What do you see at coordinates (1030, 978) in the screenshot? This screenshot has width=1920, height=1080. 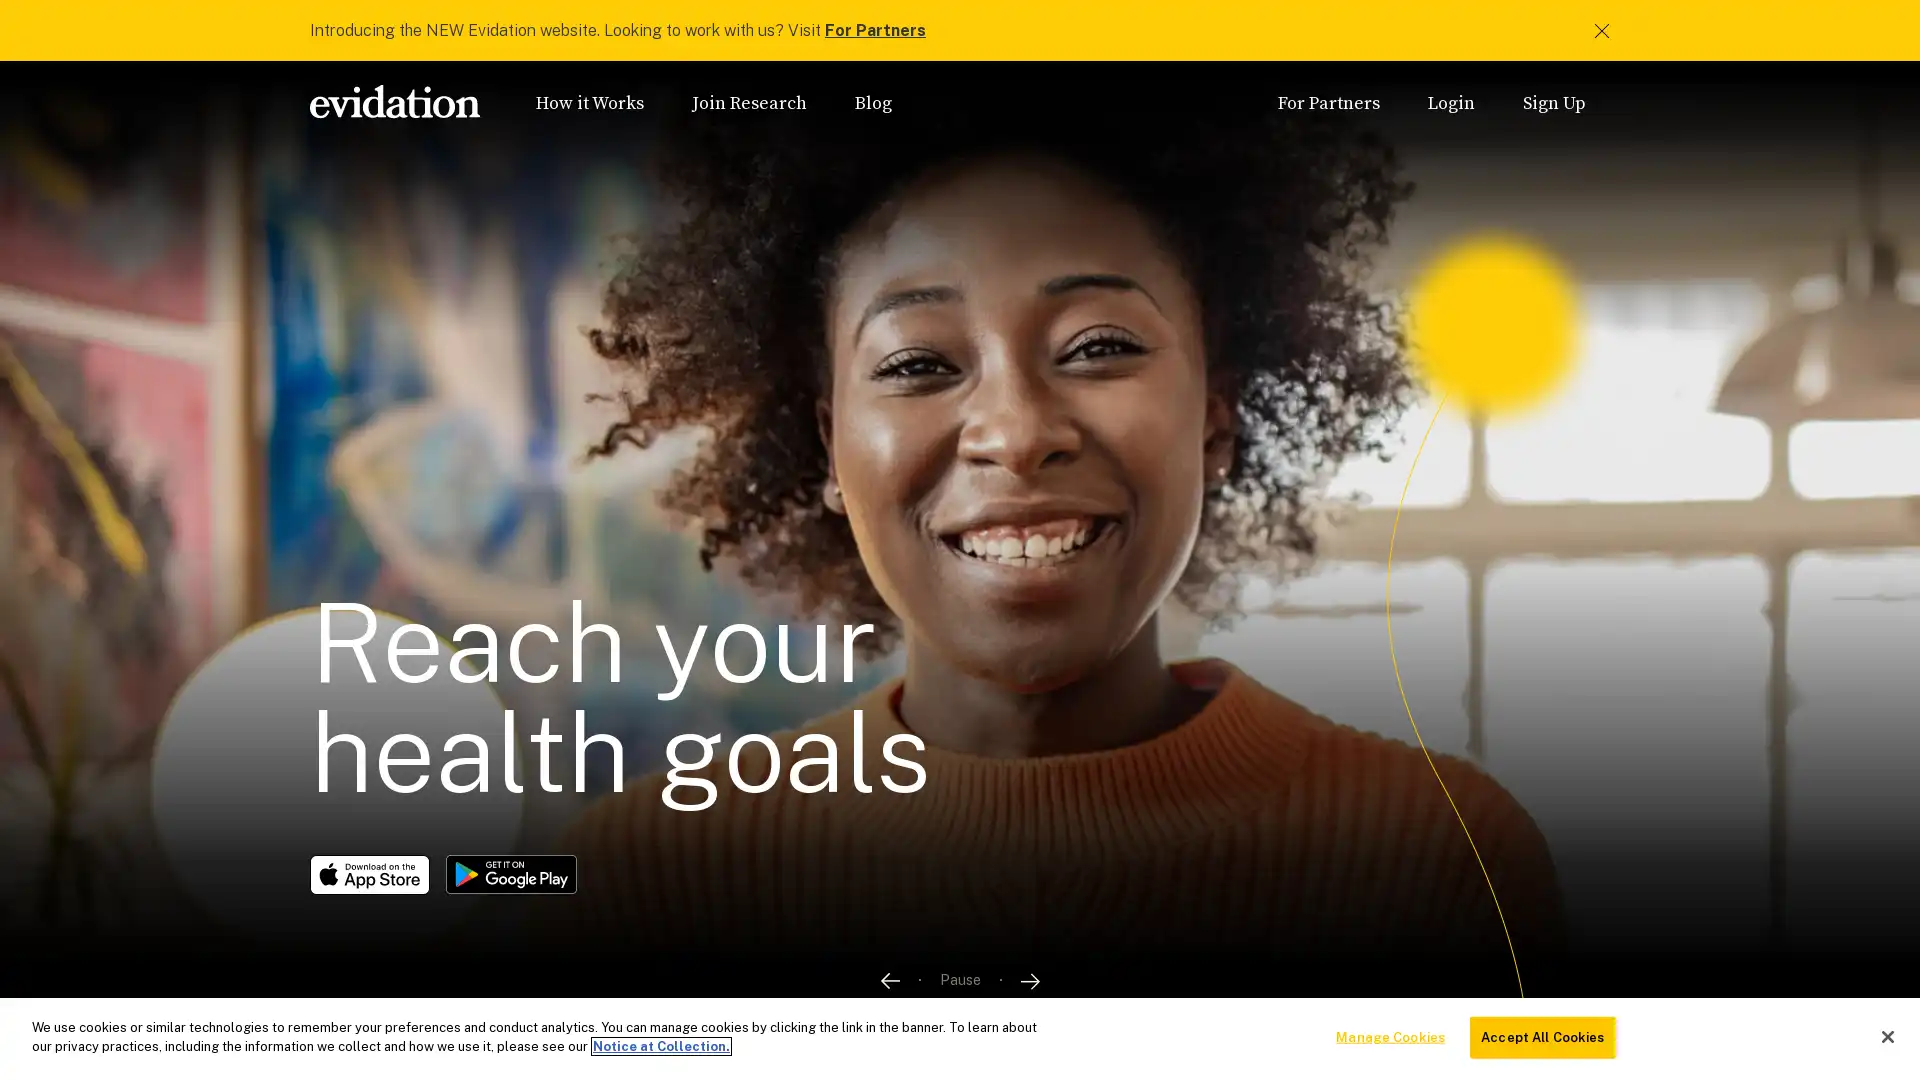 I see `Next slide` at bounding box center [1030, 978].